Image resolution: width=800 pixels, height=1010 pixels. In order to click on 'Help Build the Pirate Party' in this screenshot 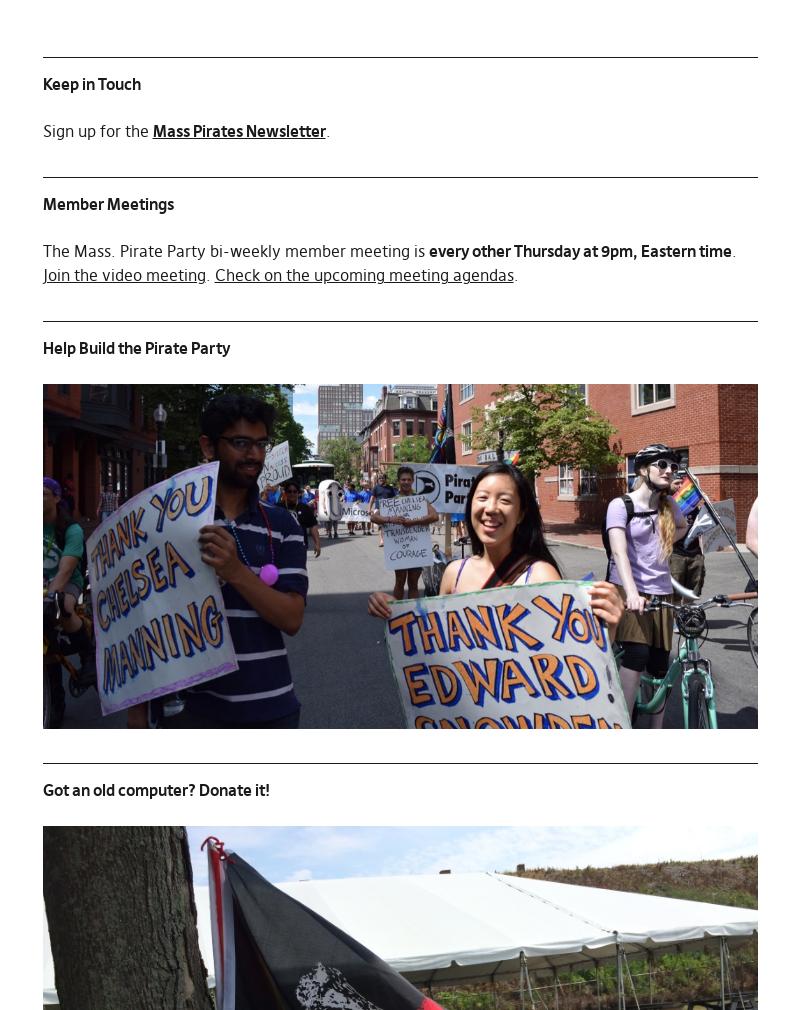, I will do `click(135, 348)`.